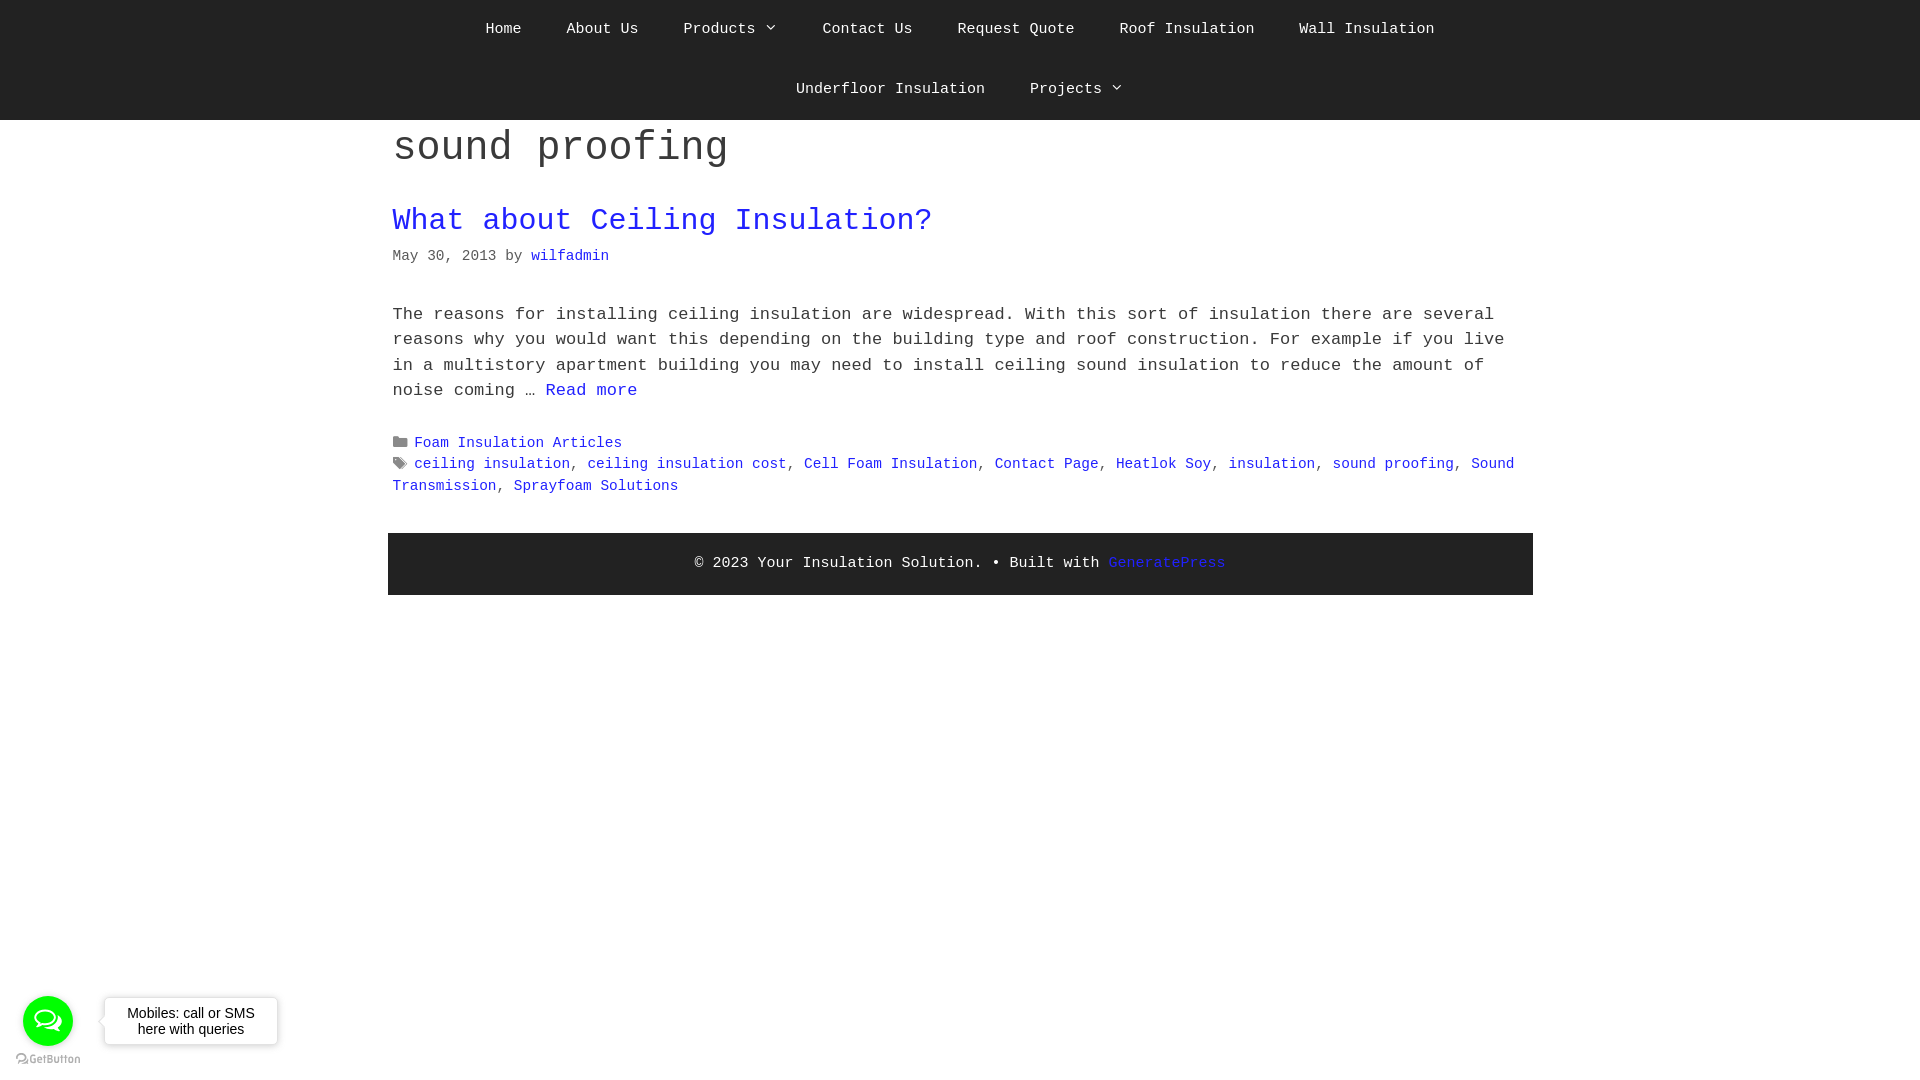 The image size is (1920, 1080). Describe the element at coordinates (994, 463) in the screenshot. I see `'Contact Page'` at that location.